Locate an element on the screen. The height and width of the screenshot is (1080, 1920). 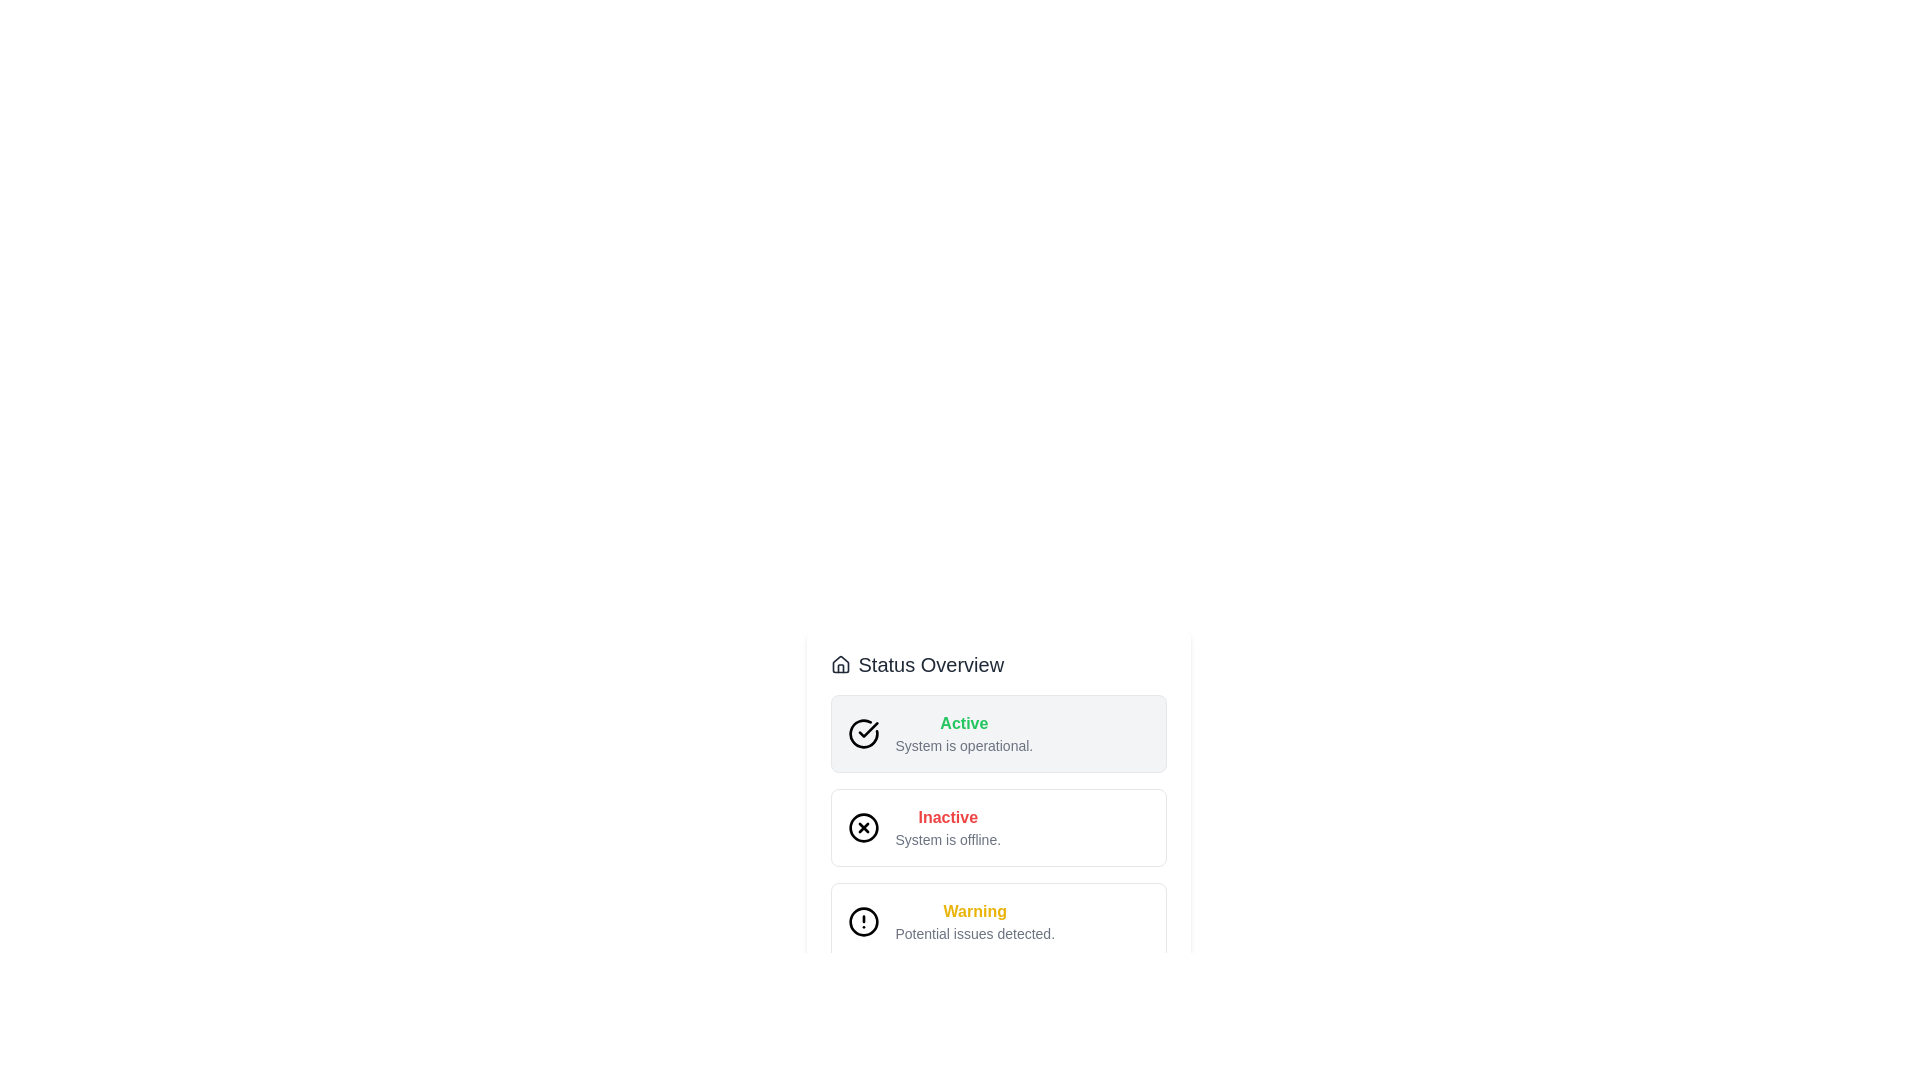
the styled status display box that shows 'Inactive' in red with additional text 'System is offline.' is located at coordinates (998, 848).